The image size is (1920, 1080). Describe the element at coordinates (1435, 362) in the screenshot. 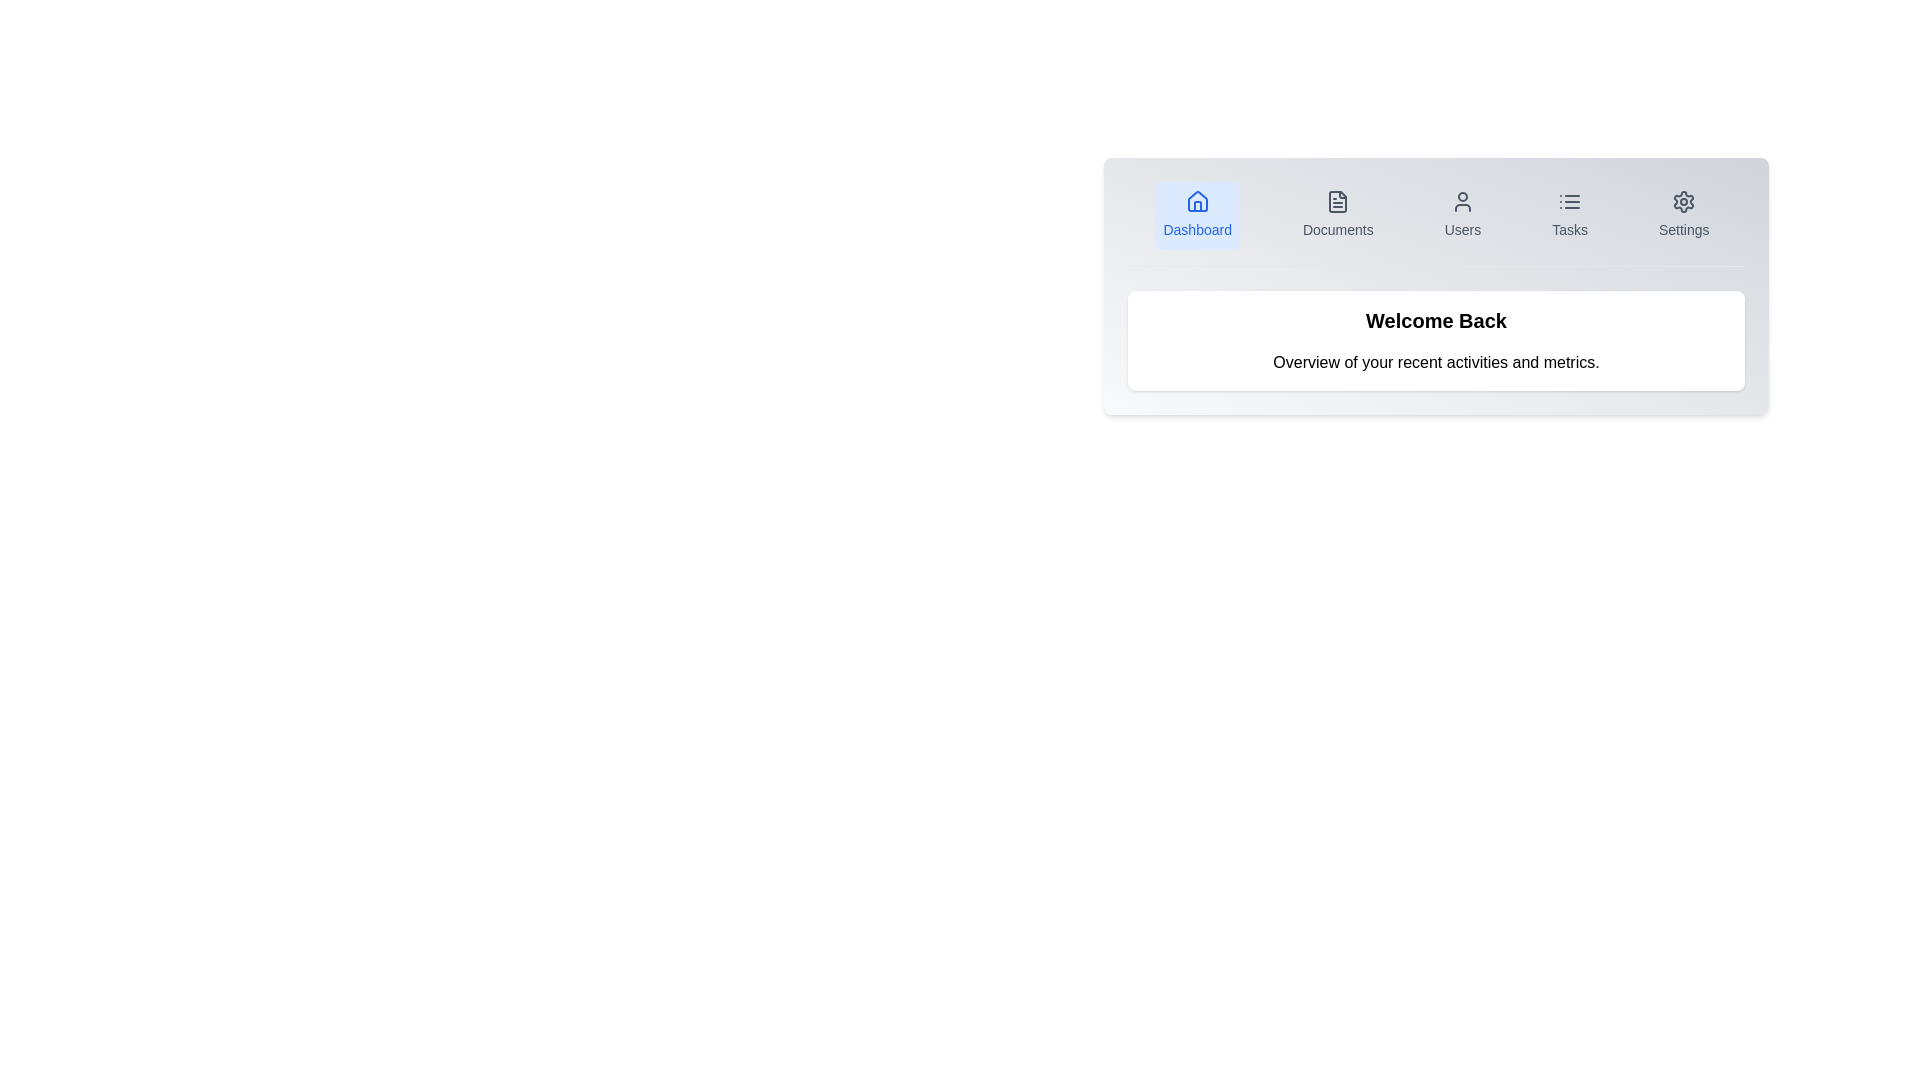

I see `the text label reading 'Overview of your recent activities and metrics.', which is styled in a regular font and positioned directly below the bold heading 'Welcome Back'` at that location.